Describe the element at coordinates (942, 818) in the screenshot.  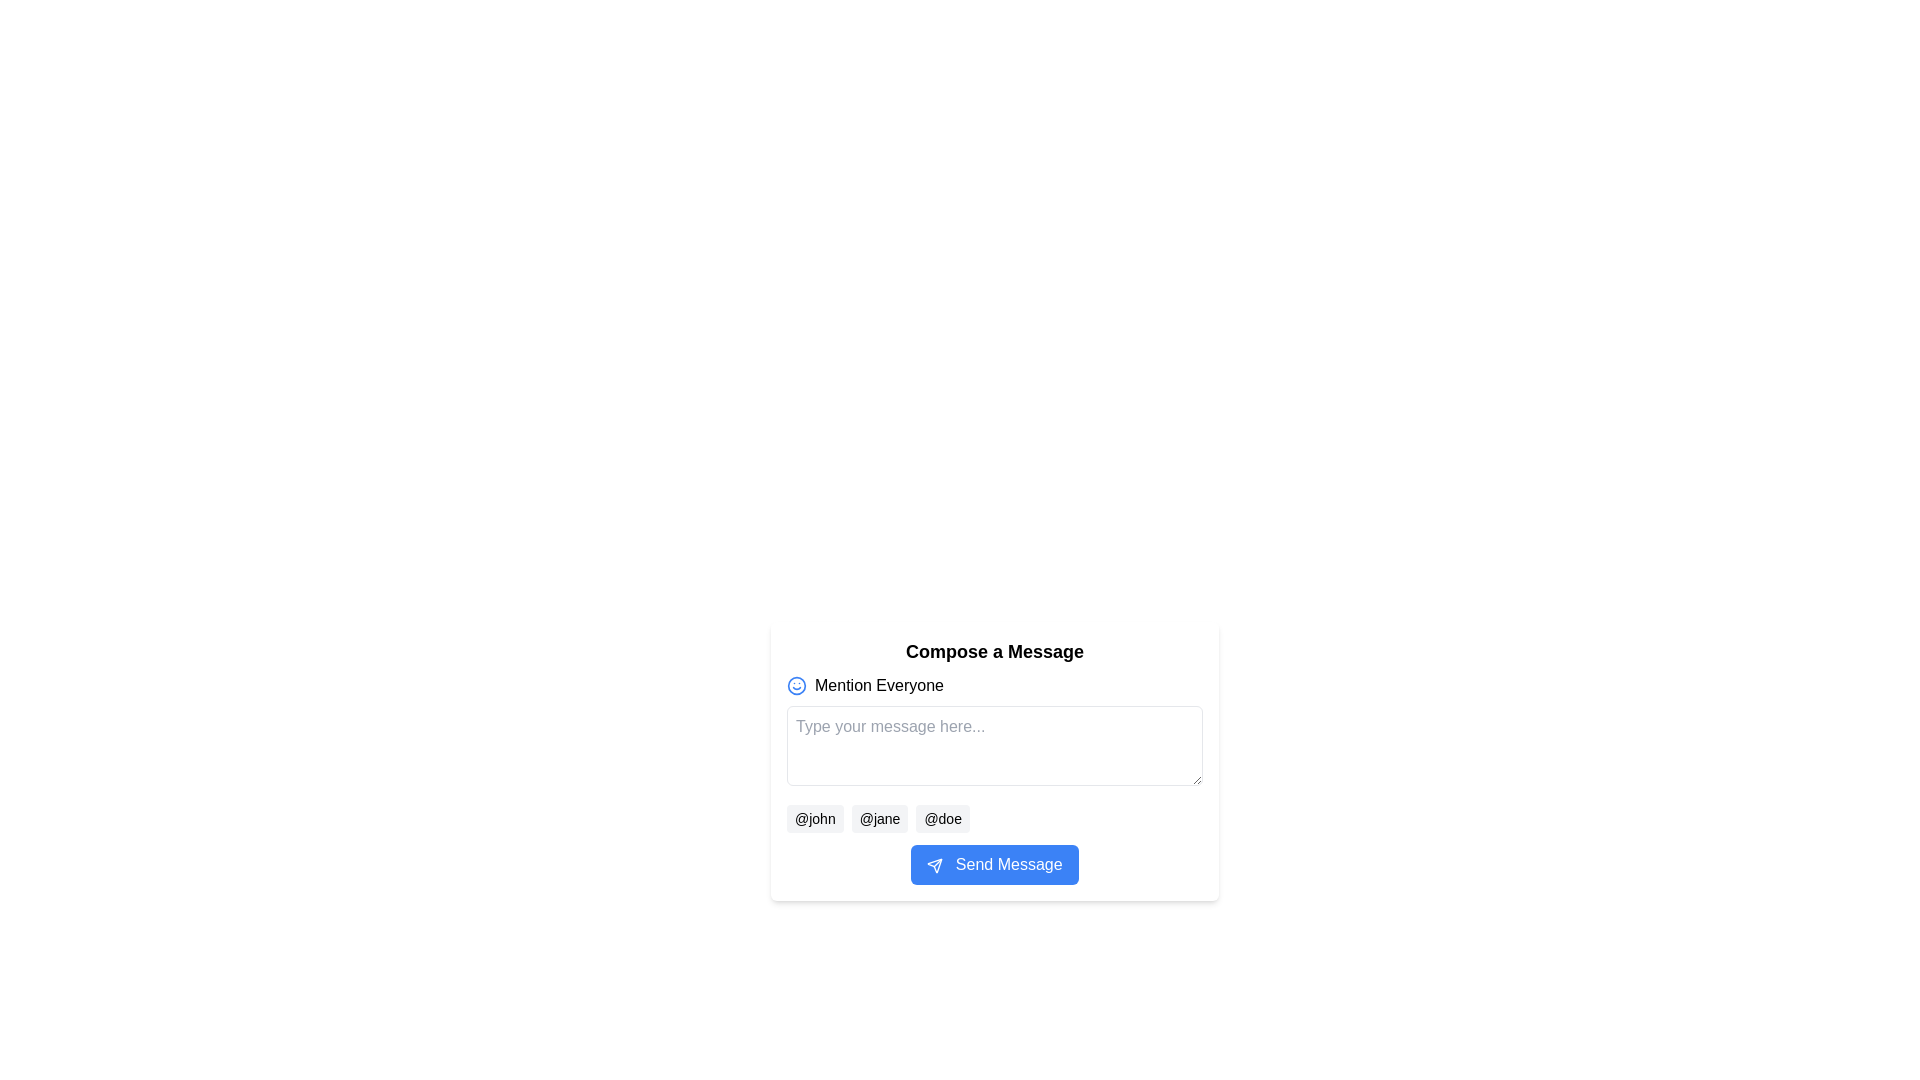
I see `the distinct gray rectangular tag element containing the text '@doe'` at that location.